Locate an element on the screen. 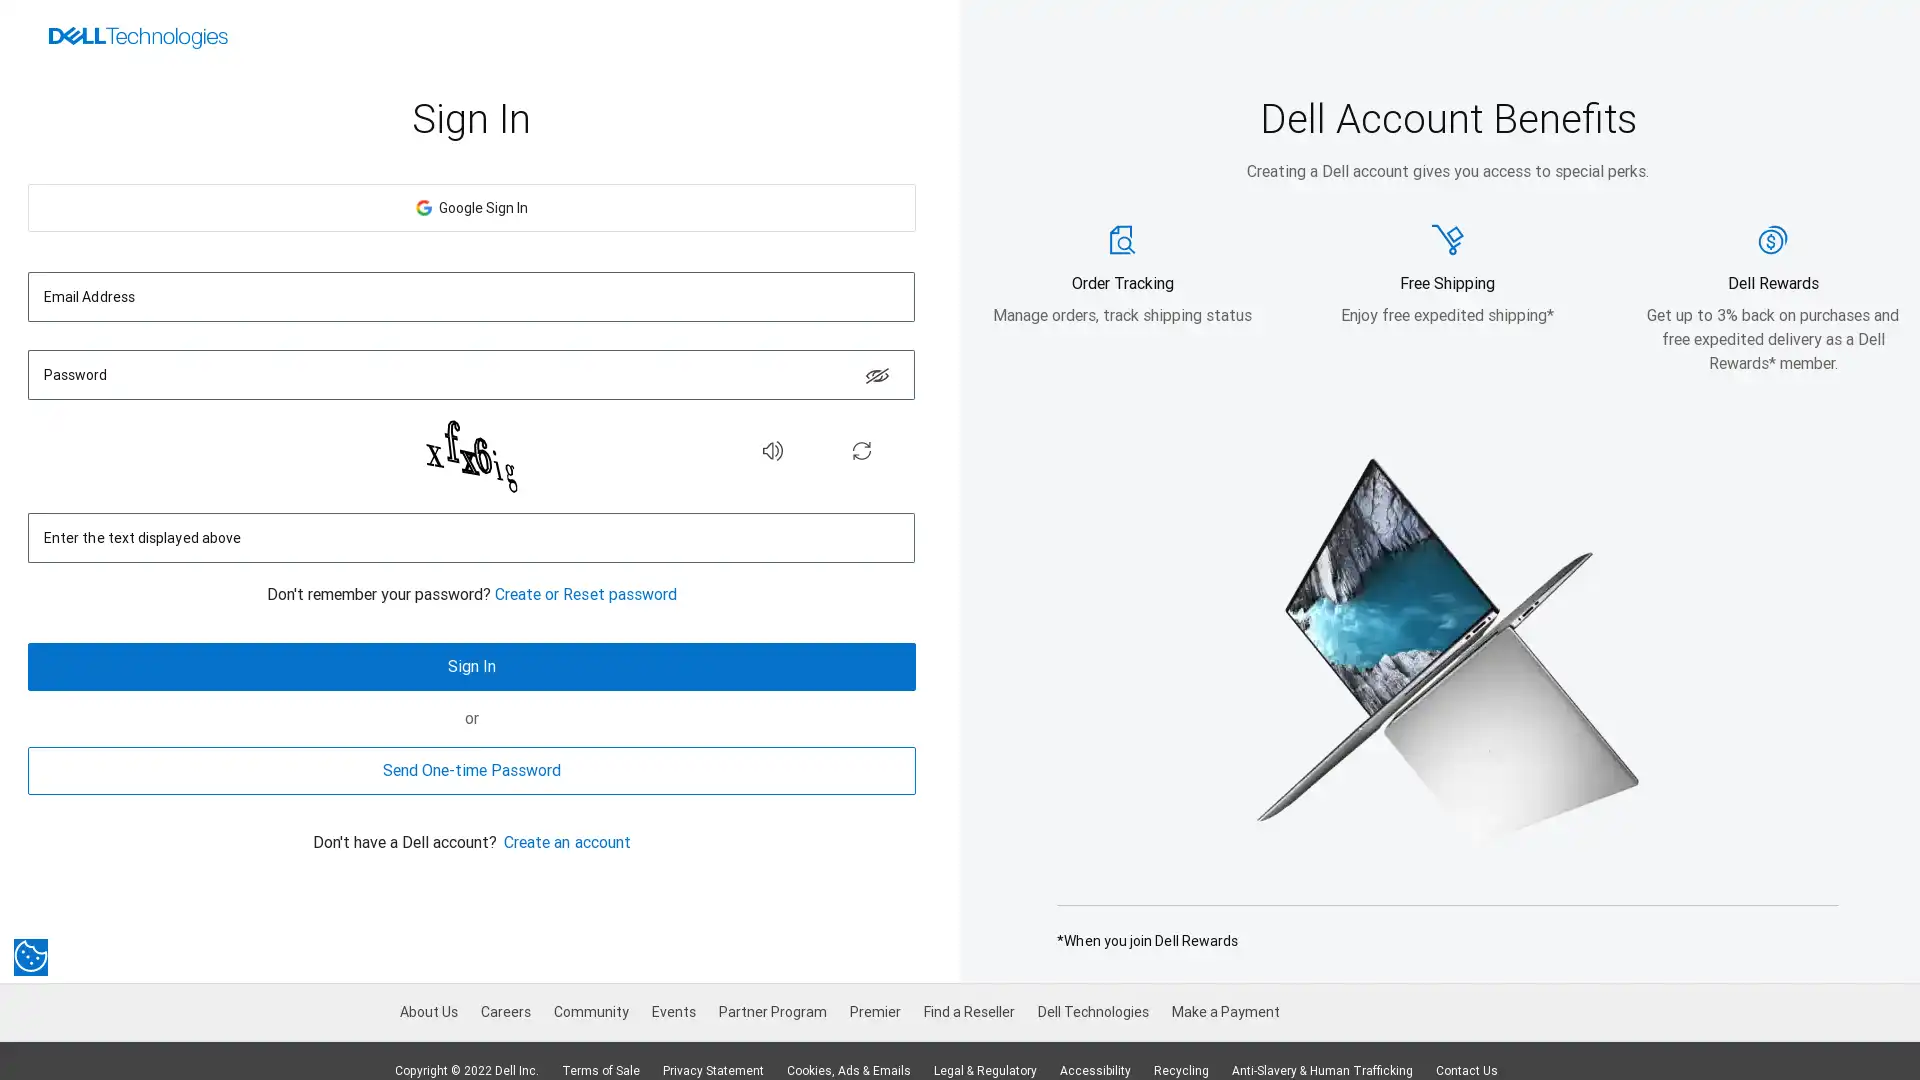 Image resolution: width=1920 pixels, height=1080 pixels. captchaAudioIcon_6367f6ca-64b7-46ff-b7e6-fa4b71907169 is located at coordinates (771, 450).